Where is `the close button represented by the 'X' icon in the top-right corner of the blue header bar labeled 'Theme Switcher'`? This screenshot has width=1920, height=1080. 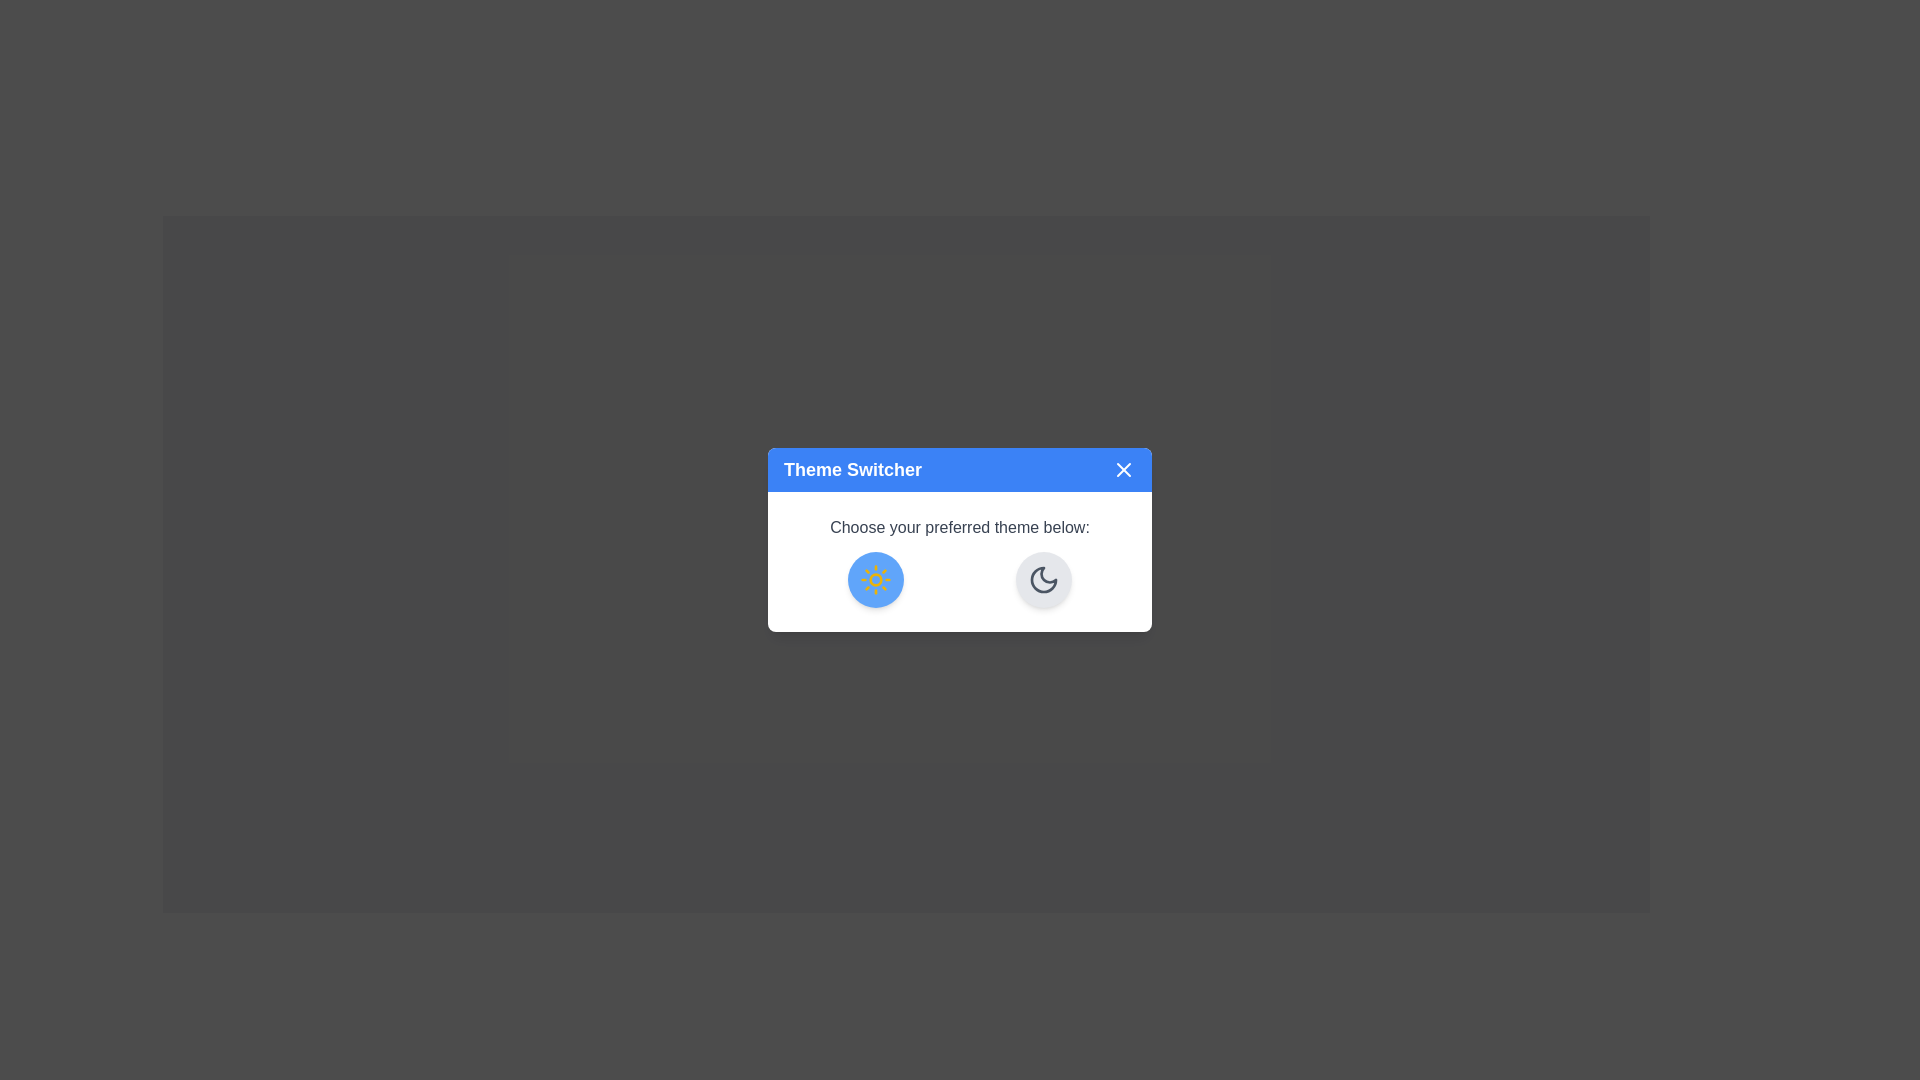 the close button represented by the 'X' icon in the top-right corner of the blue header bar labeled 'Theme Switcher' is located at coordinates (1123, 470).